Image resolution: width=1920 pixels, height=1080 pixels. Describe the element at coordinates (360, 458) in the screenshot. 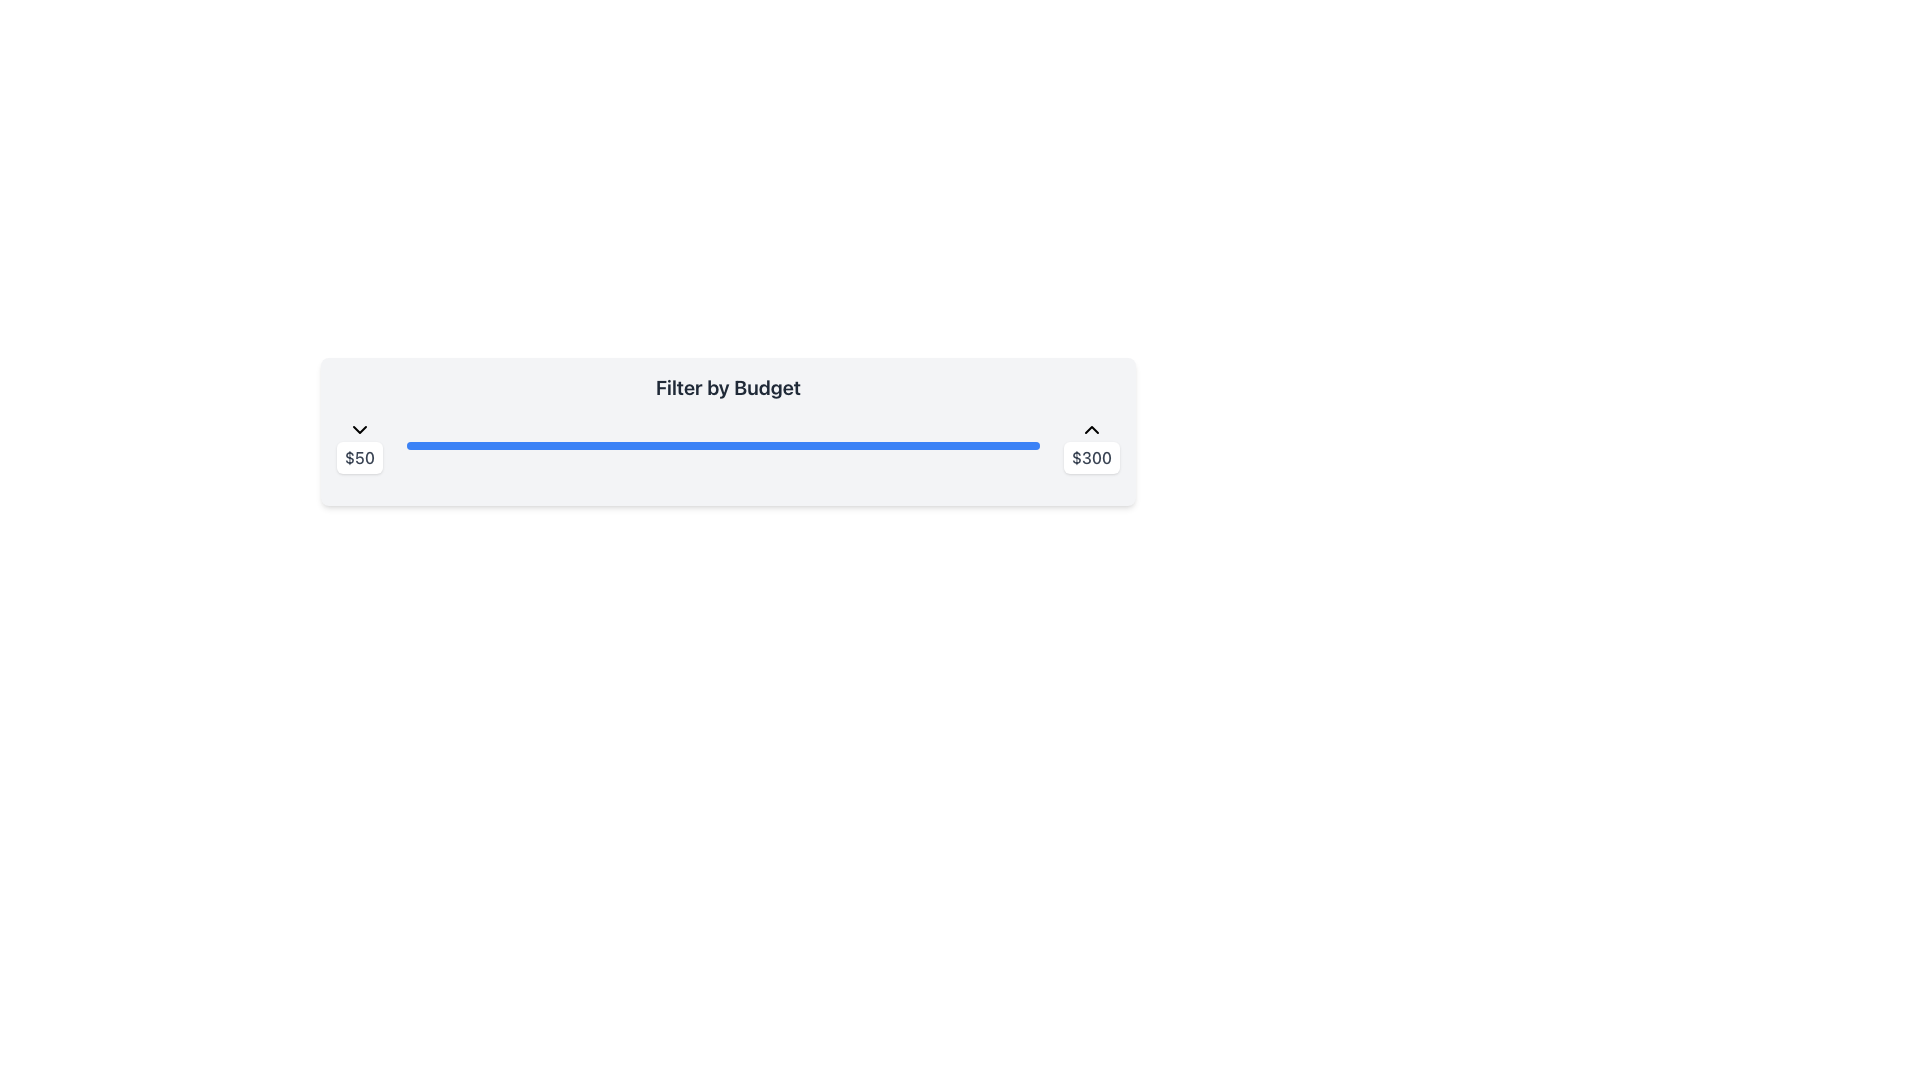

I see `the label representing the minimum value for the budget range, which is located below a downward arrow icon and to the left of a horizontal slider, and to the left of the label showing "$300"` at that location.